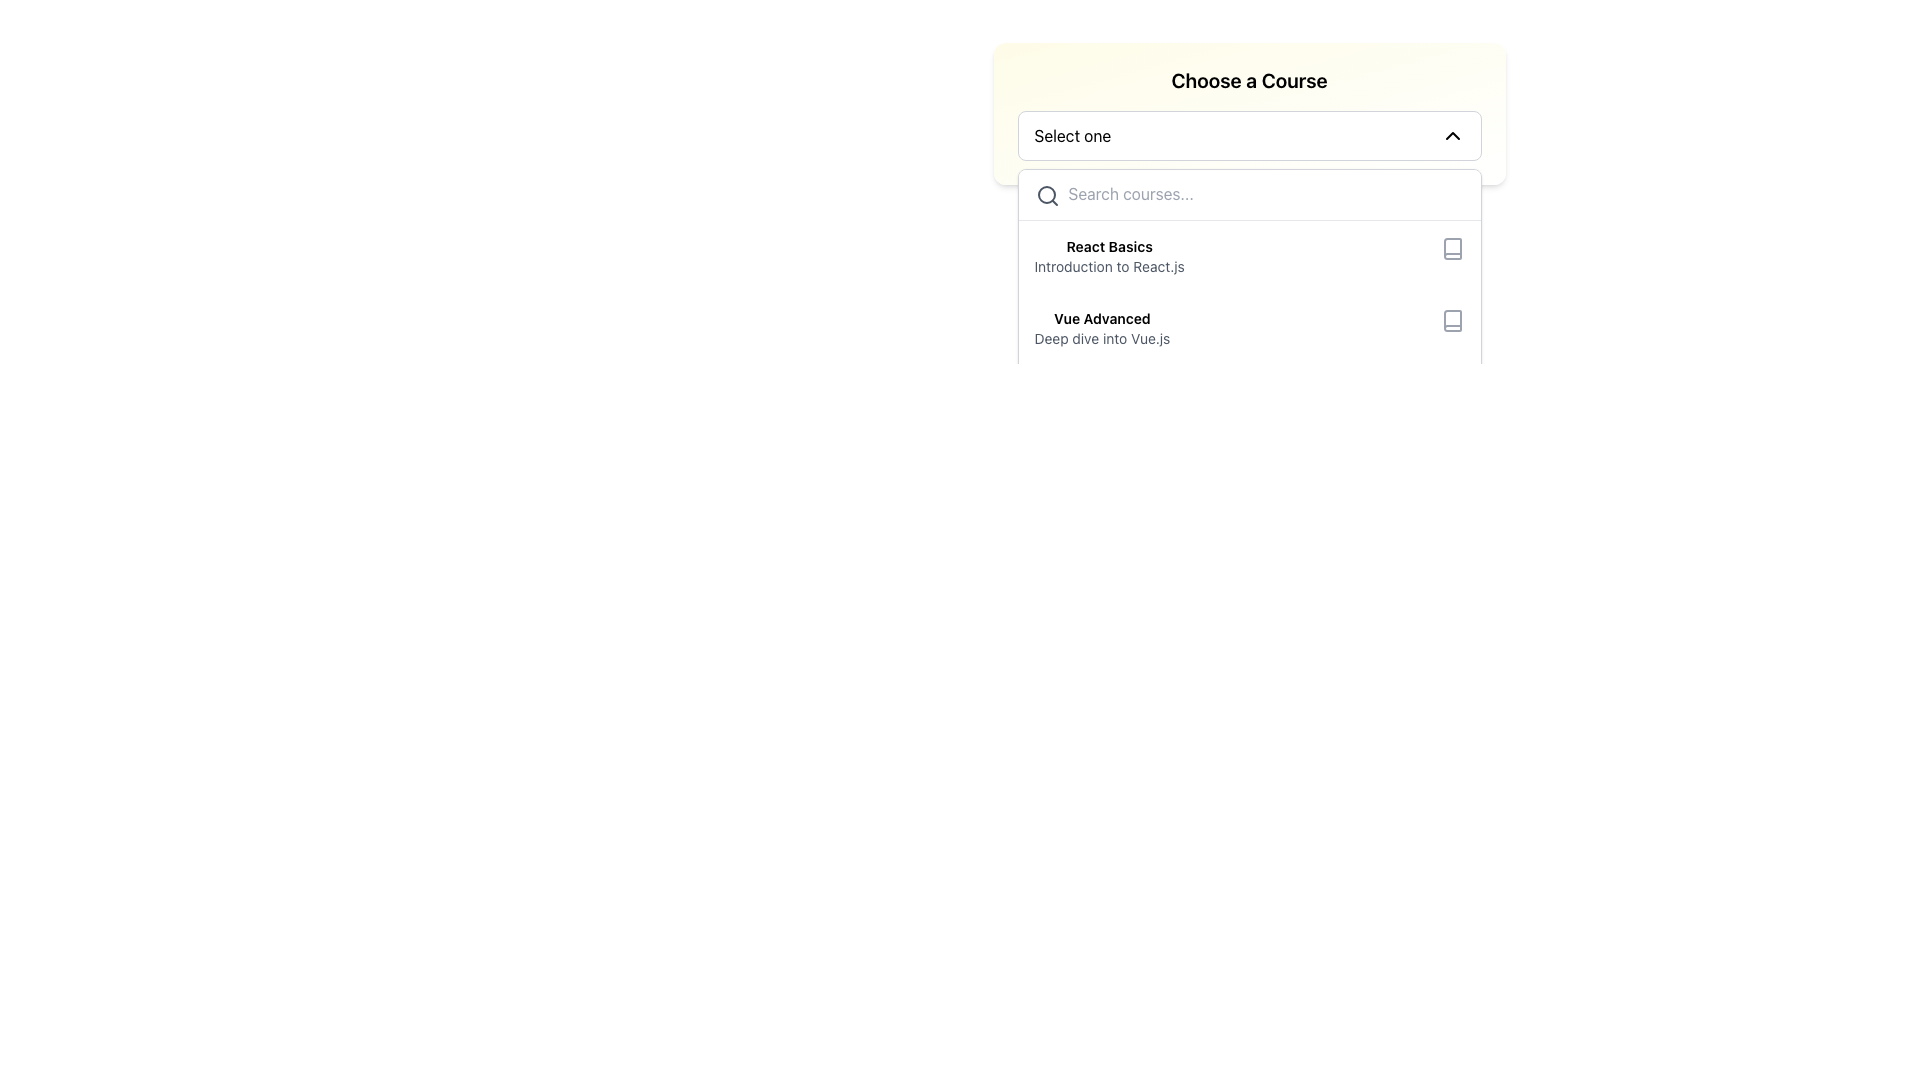 This screenshot has width=1920, height=1080. I want to click on the 'Vue Advanced' course option in the dropdown menu, so click(1101, 327).